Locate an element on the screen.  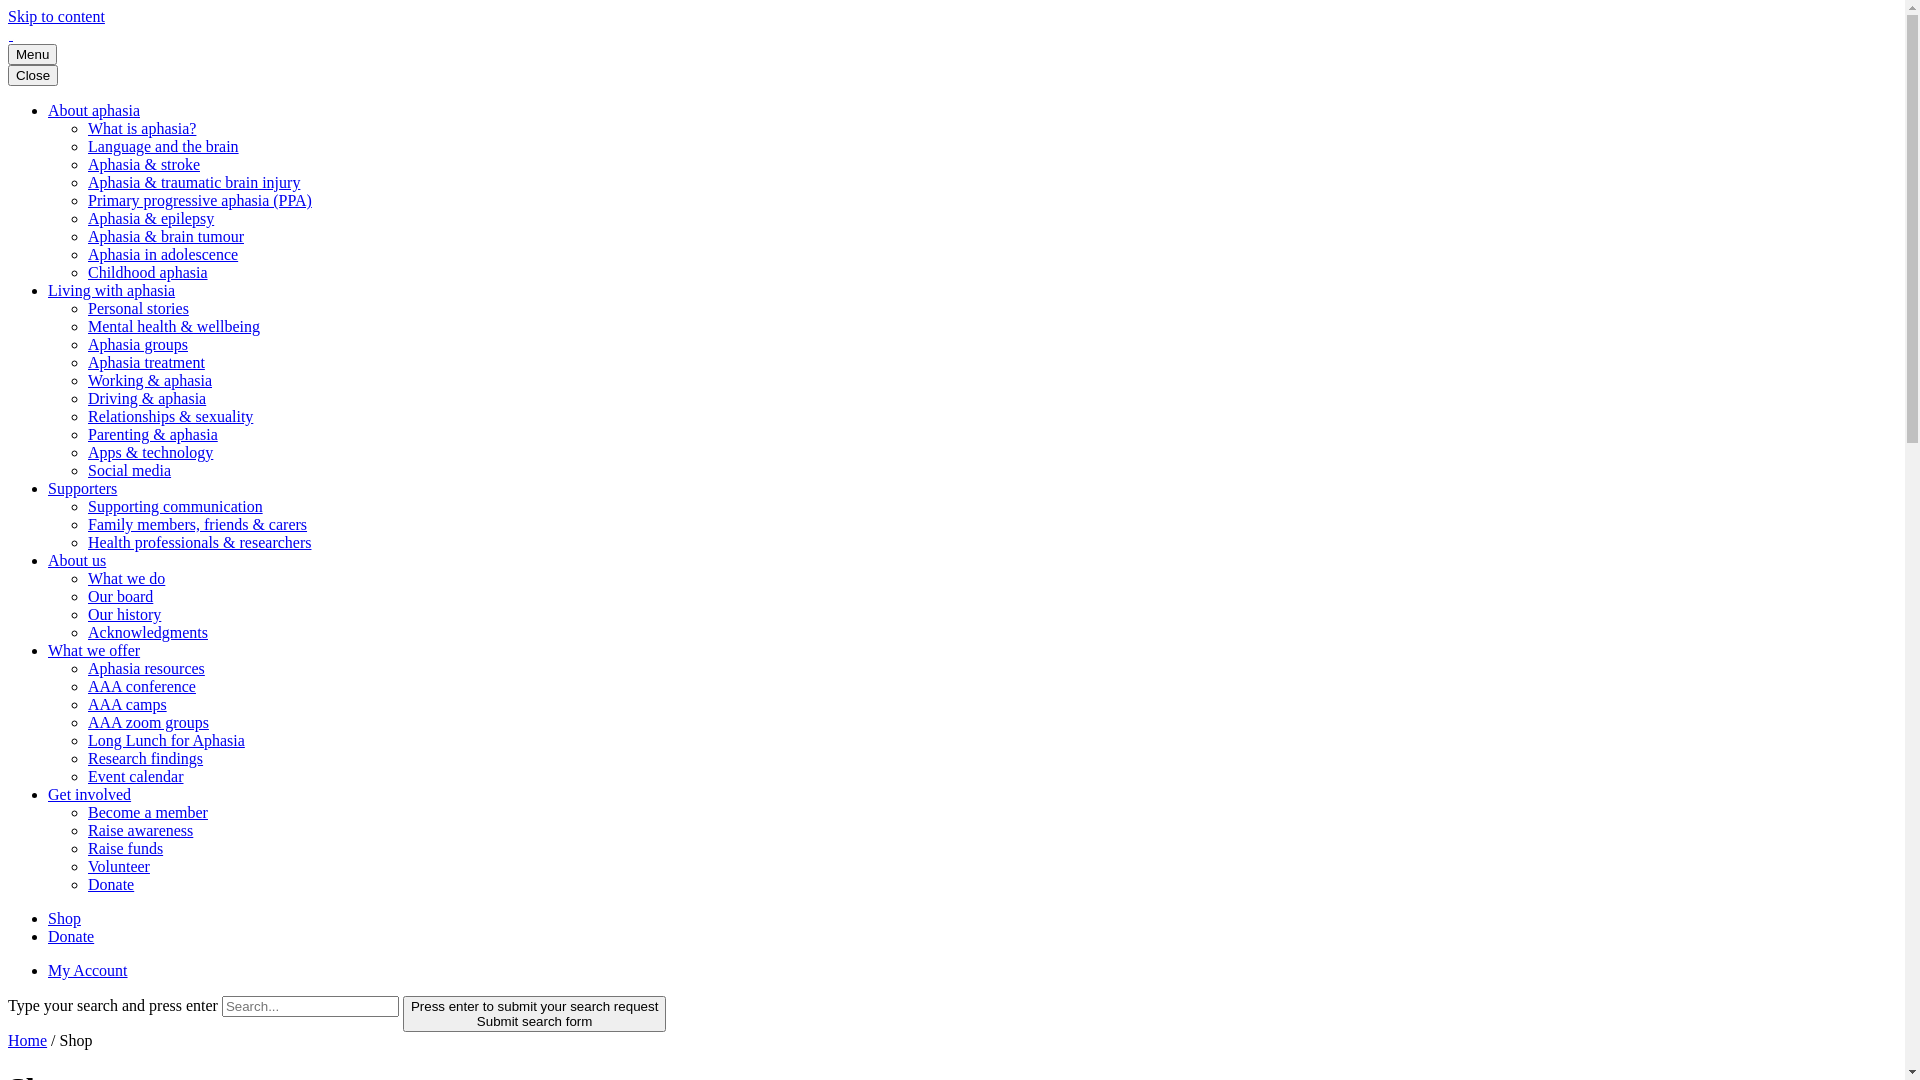
'Childhood aphasia' is located at coordinates (147, 272).